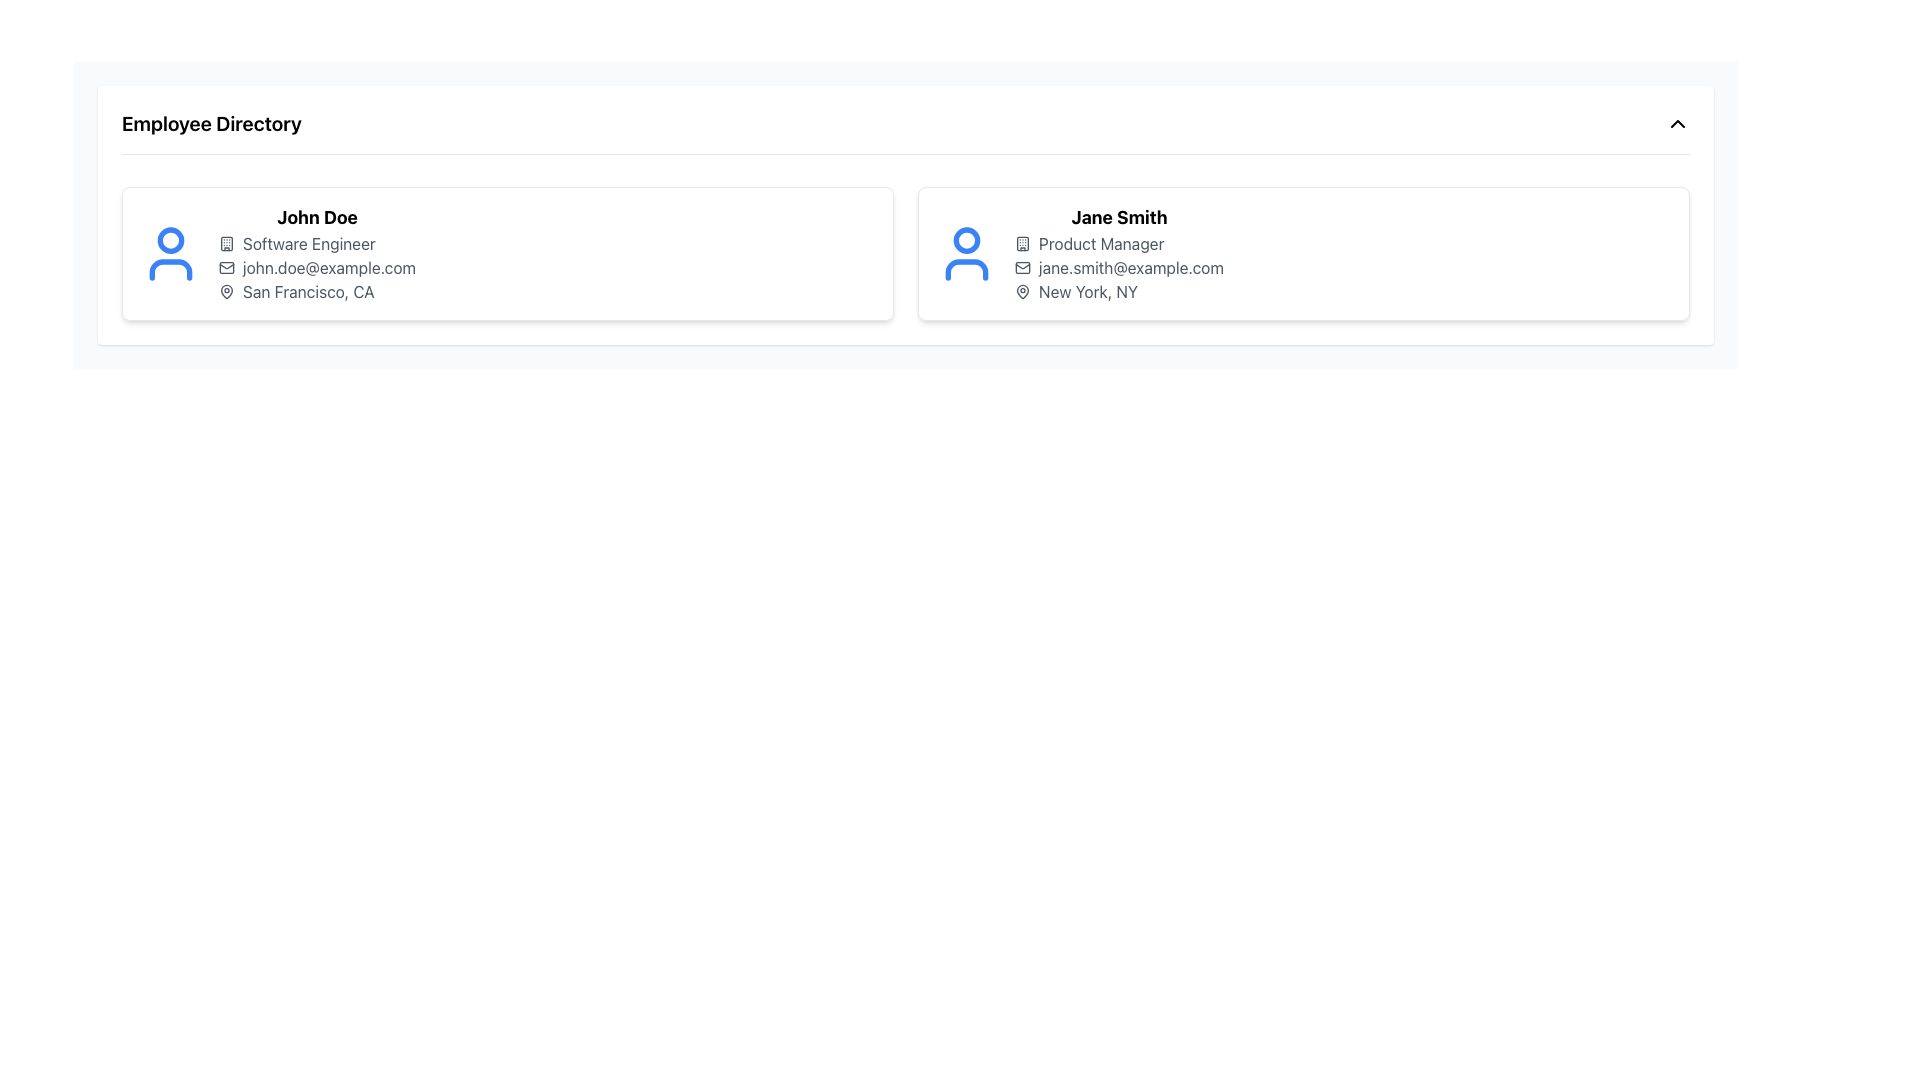 This screenshot has height=1080, width=1920. I want to click on the static icon indicating the location for 'New York, NY' adjacent to 'Jane Smith' in the Employee Directory, so click(1022, 292).